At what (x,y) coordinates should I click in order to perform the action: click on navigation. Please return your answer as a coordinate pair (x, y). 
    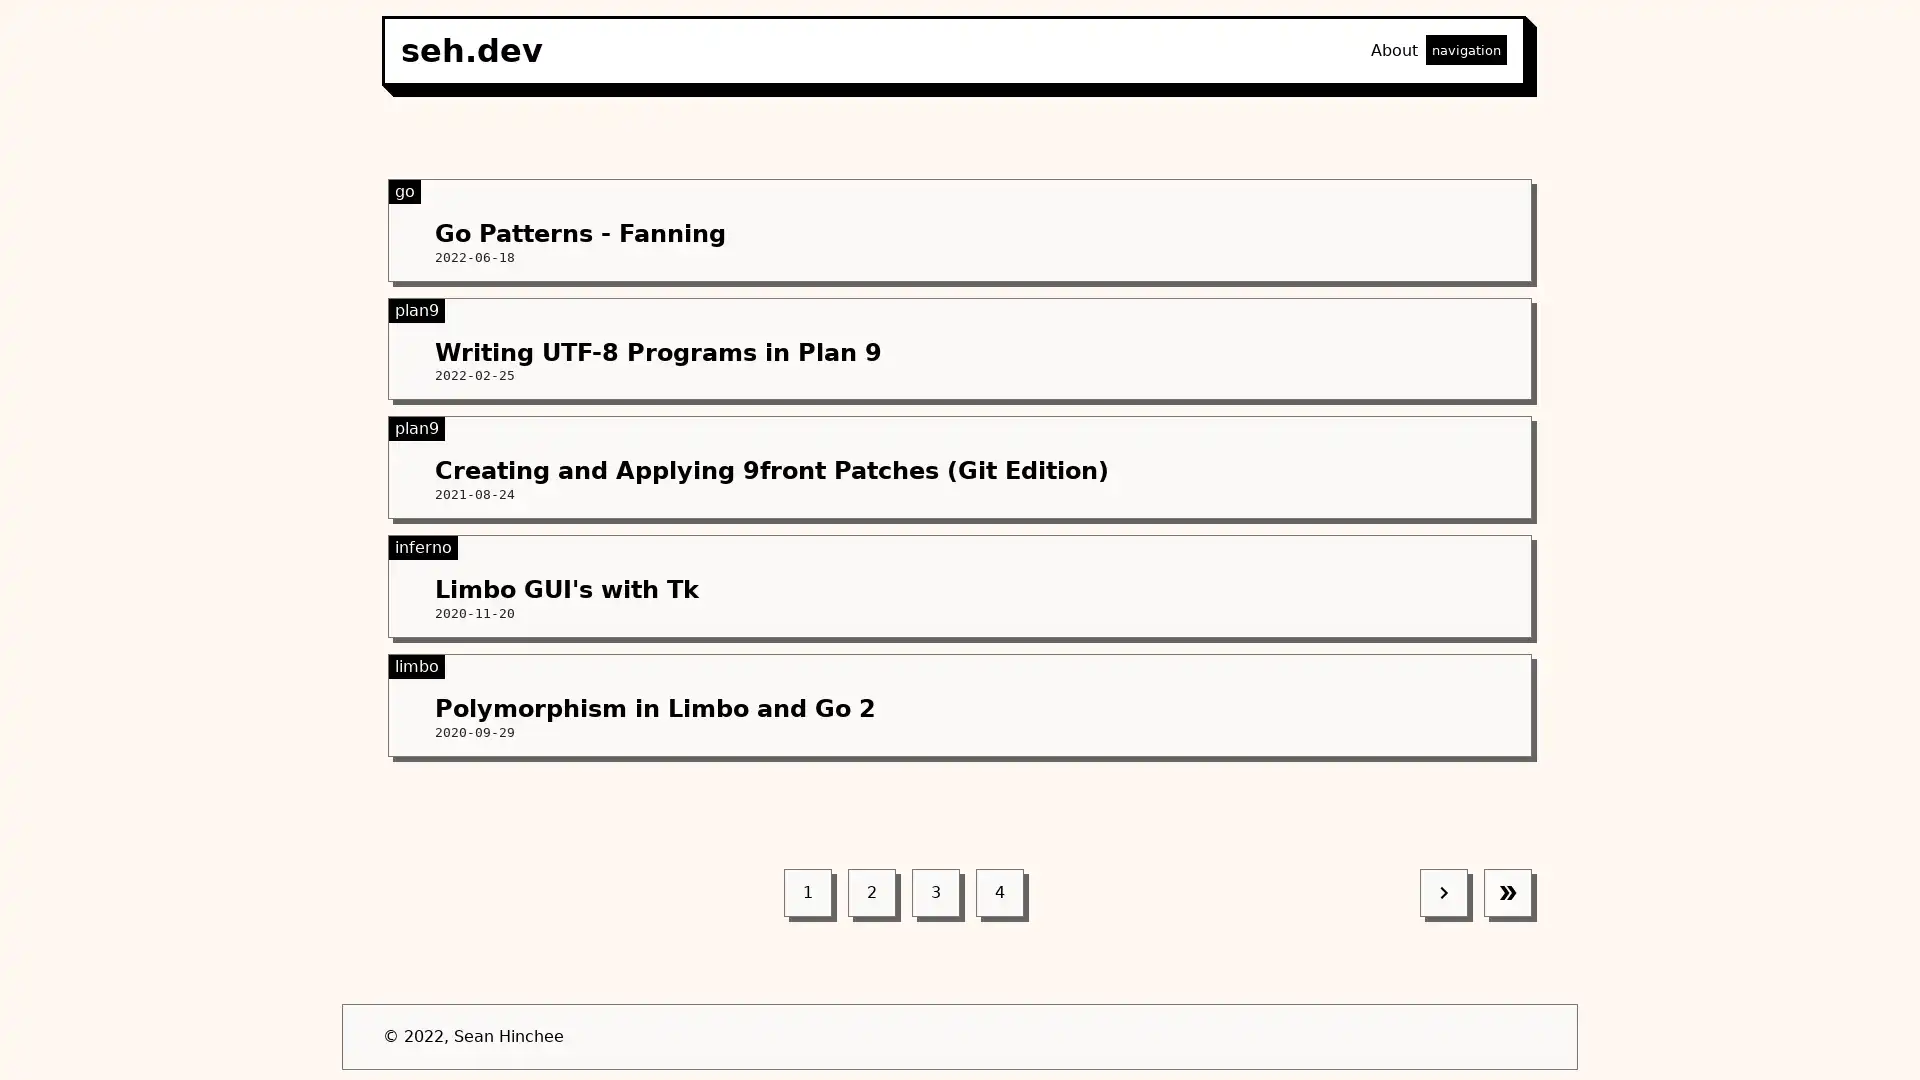
    Looking at the image, I should click on (1466, 49).